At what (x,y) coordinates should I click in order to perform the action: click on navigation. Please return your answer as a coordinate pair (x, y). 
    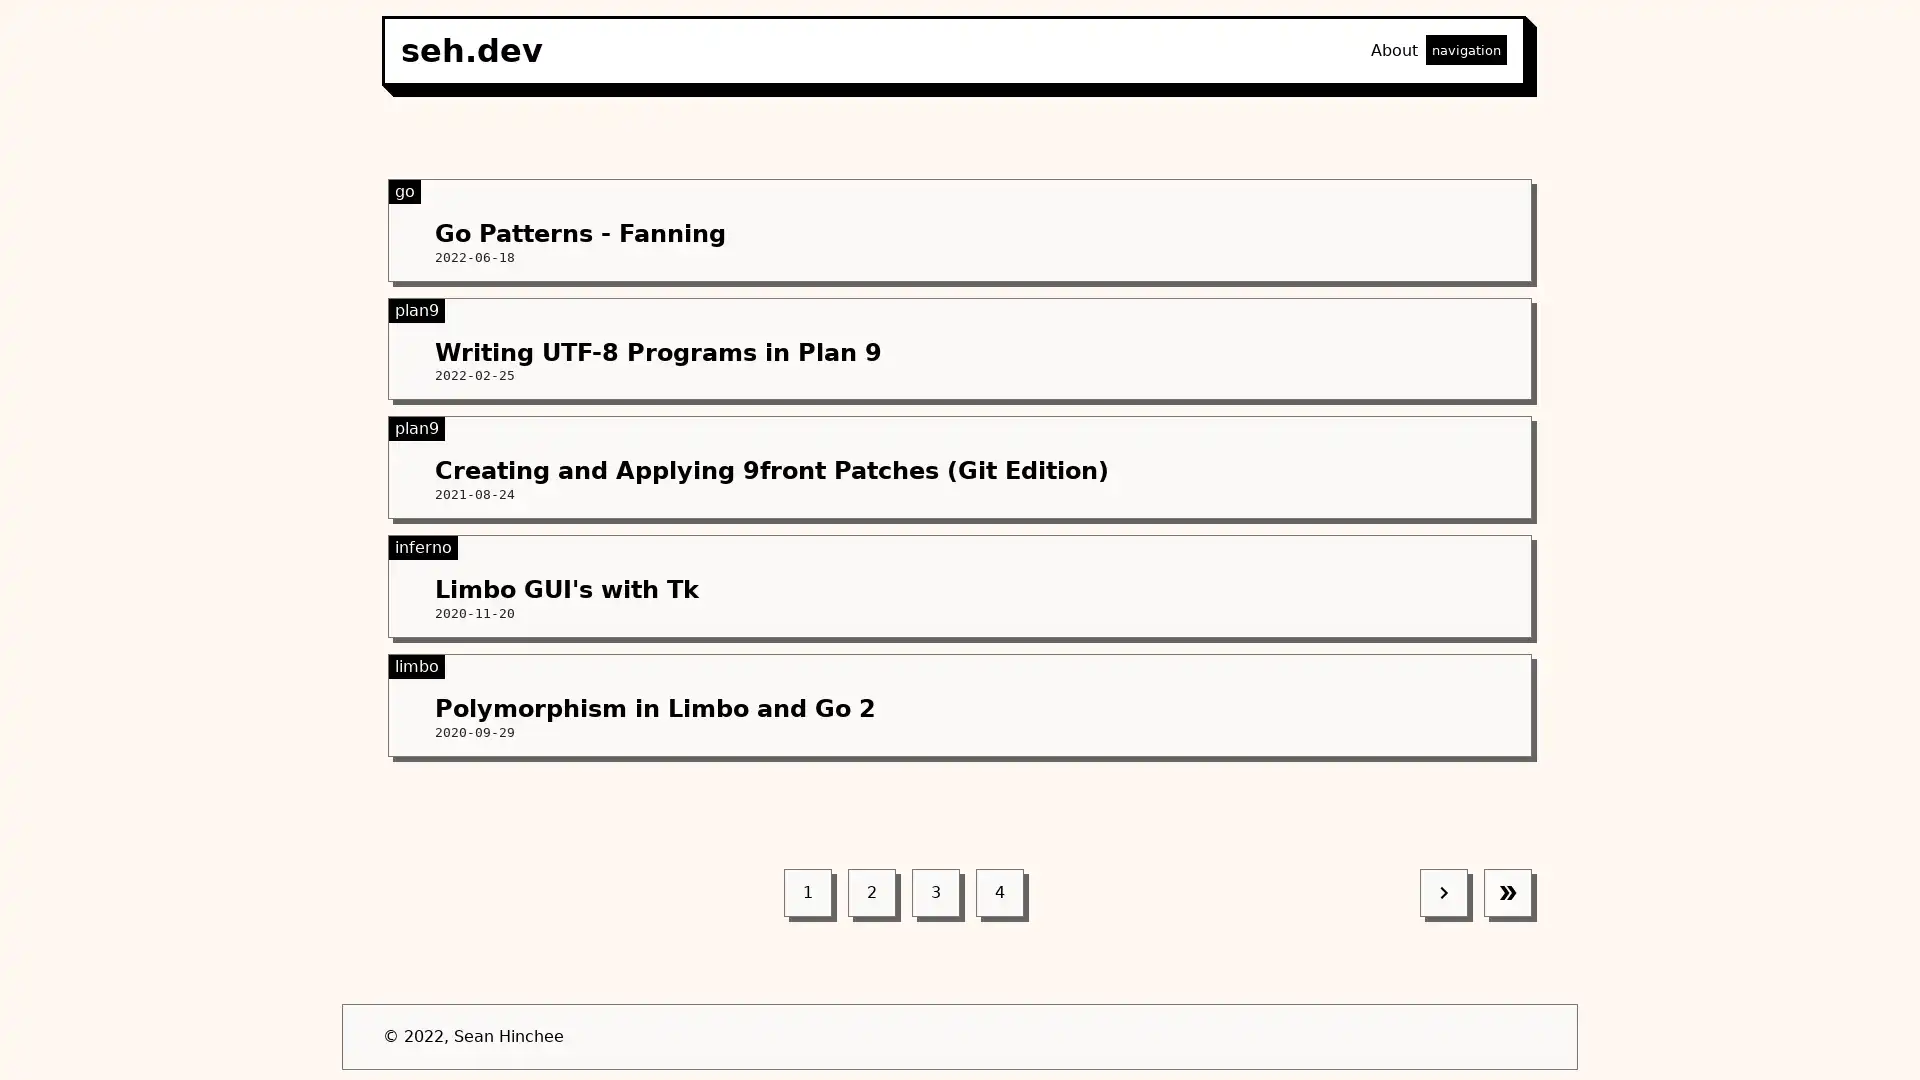
    Looking at the image, I should click on (1466, 49).